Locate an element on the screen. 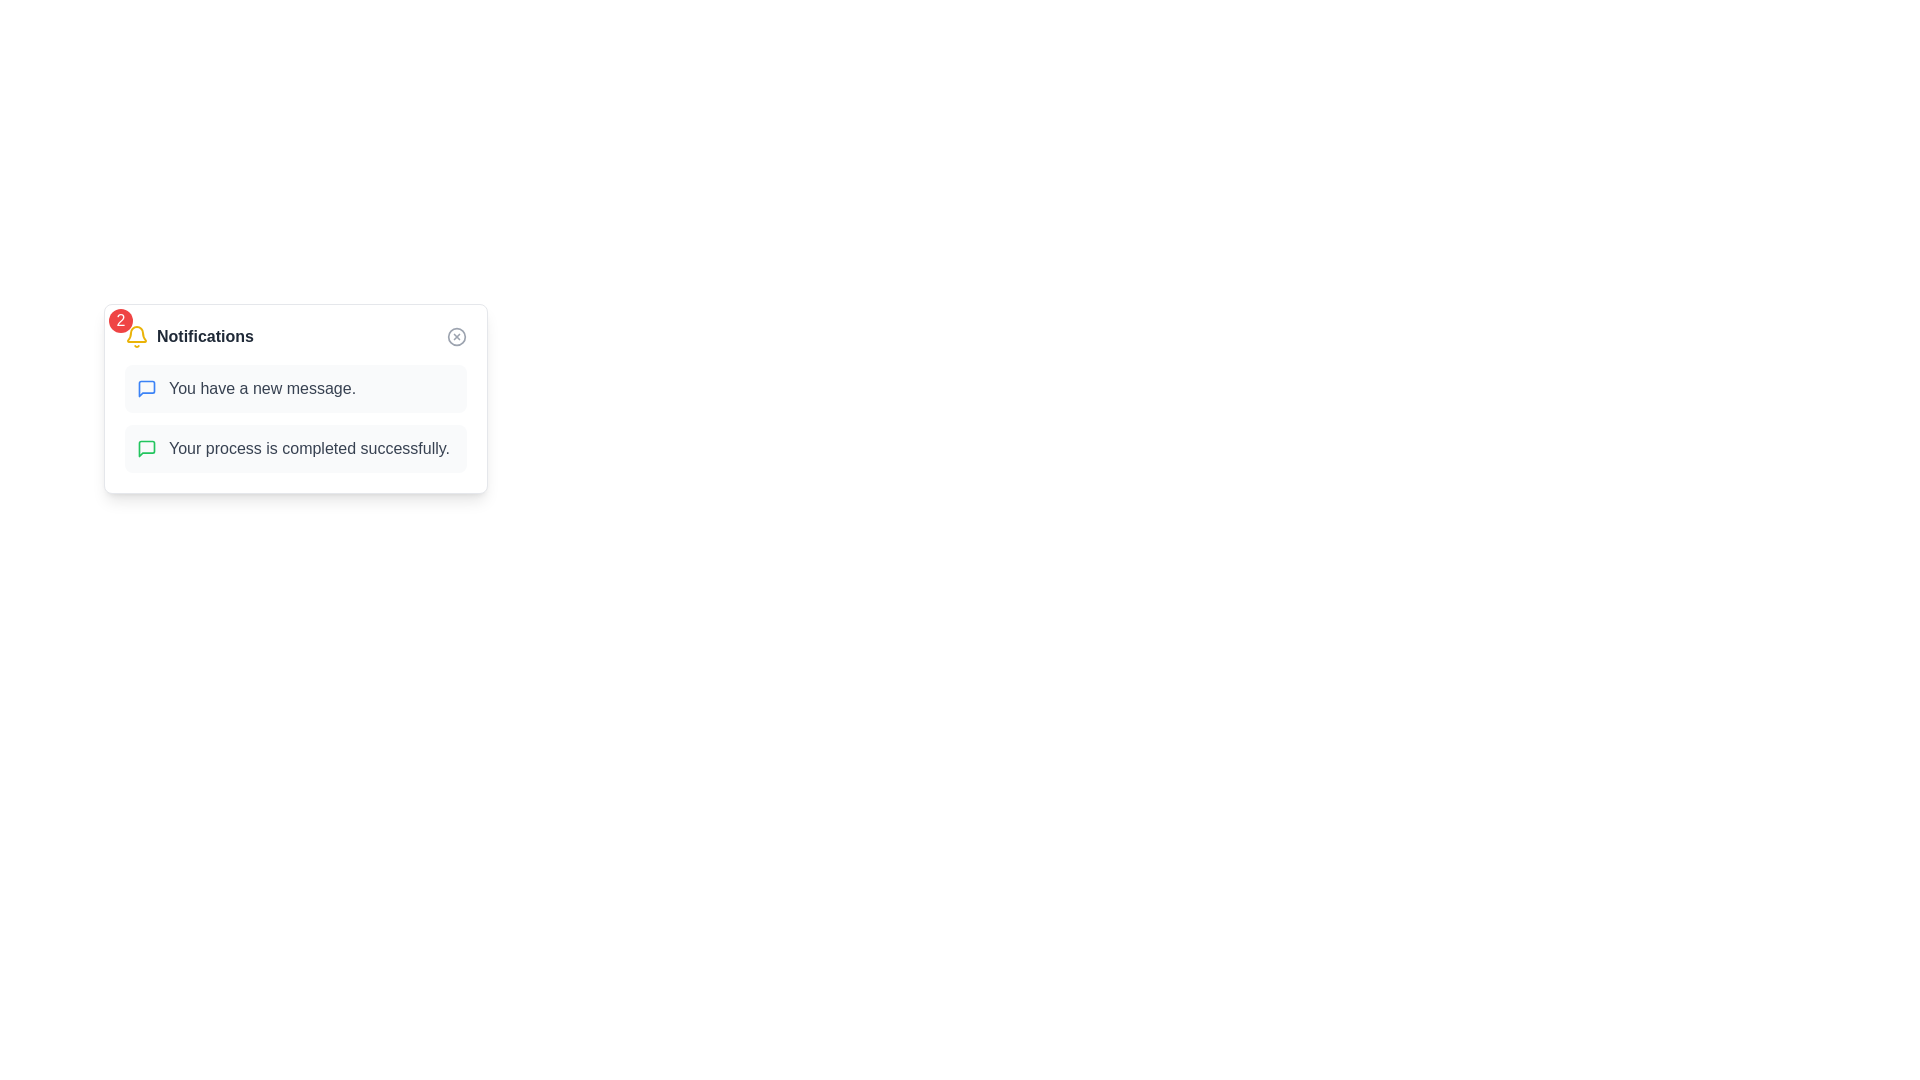 The image size is (1920, 1080). the completed process notification icon located in the lower section of the notification box, positioned to the left of the corresponding text message is located at coordinates (146, 447).